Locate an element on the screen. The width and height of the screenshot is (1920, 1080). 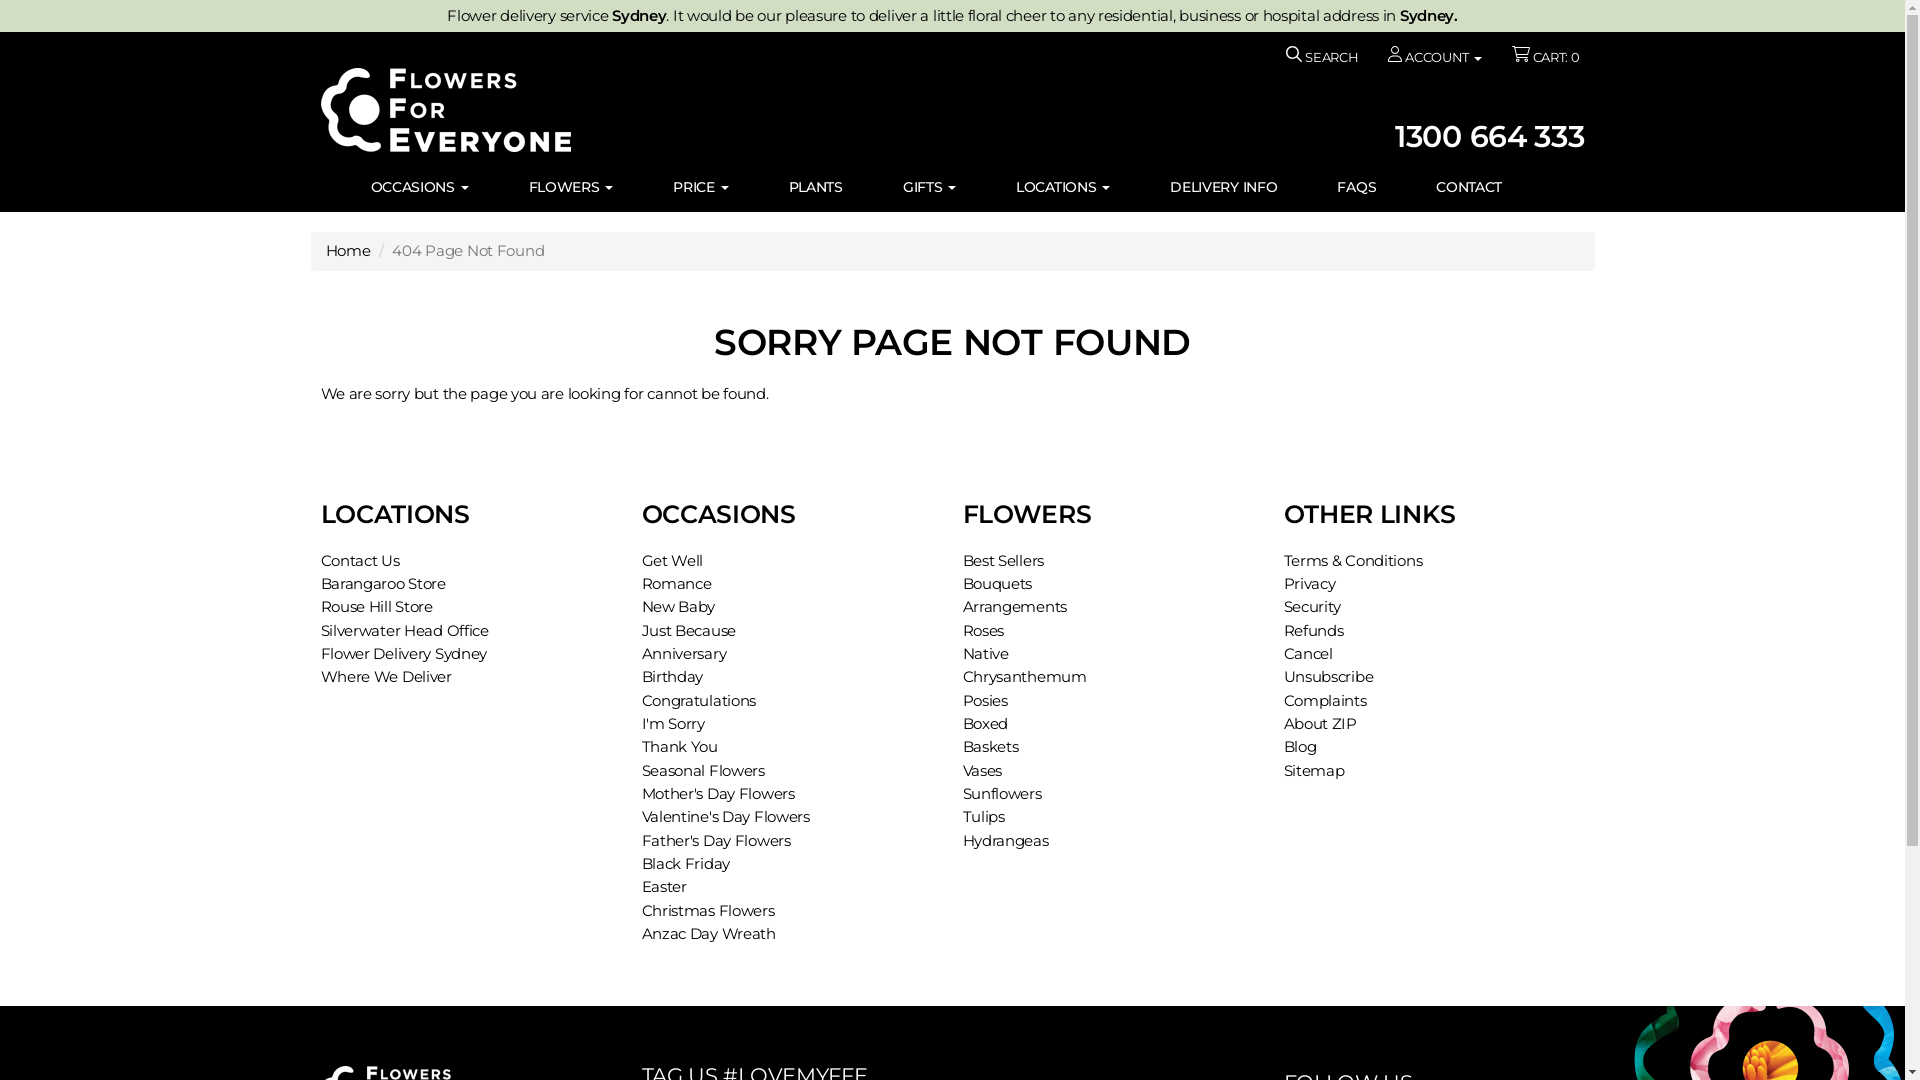
'Arrangements' is located at coordinates (1014, 605).